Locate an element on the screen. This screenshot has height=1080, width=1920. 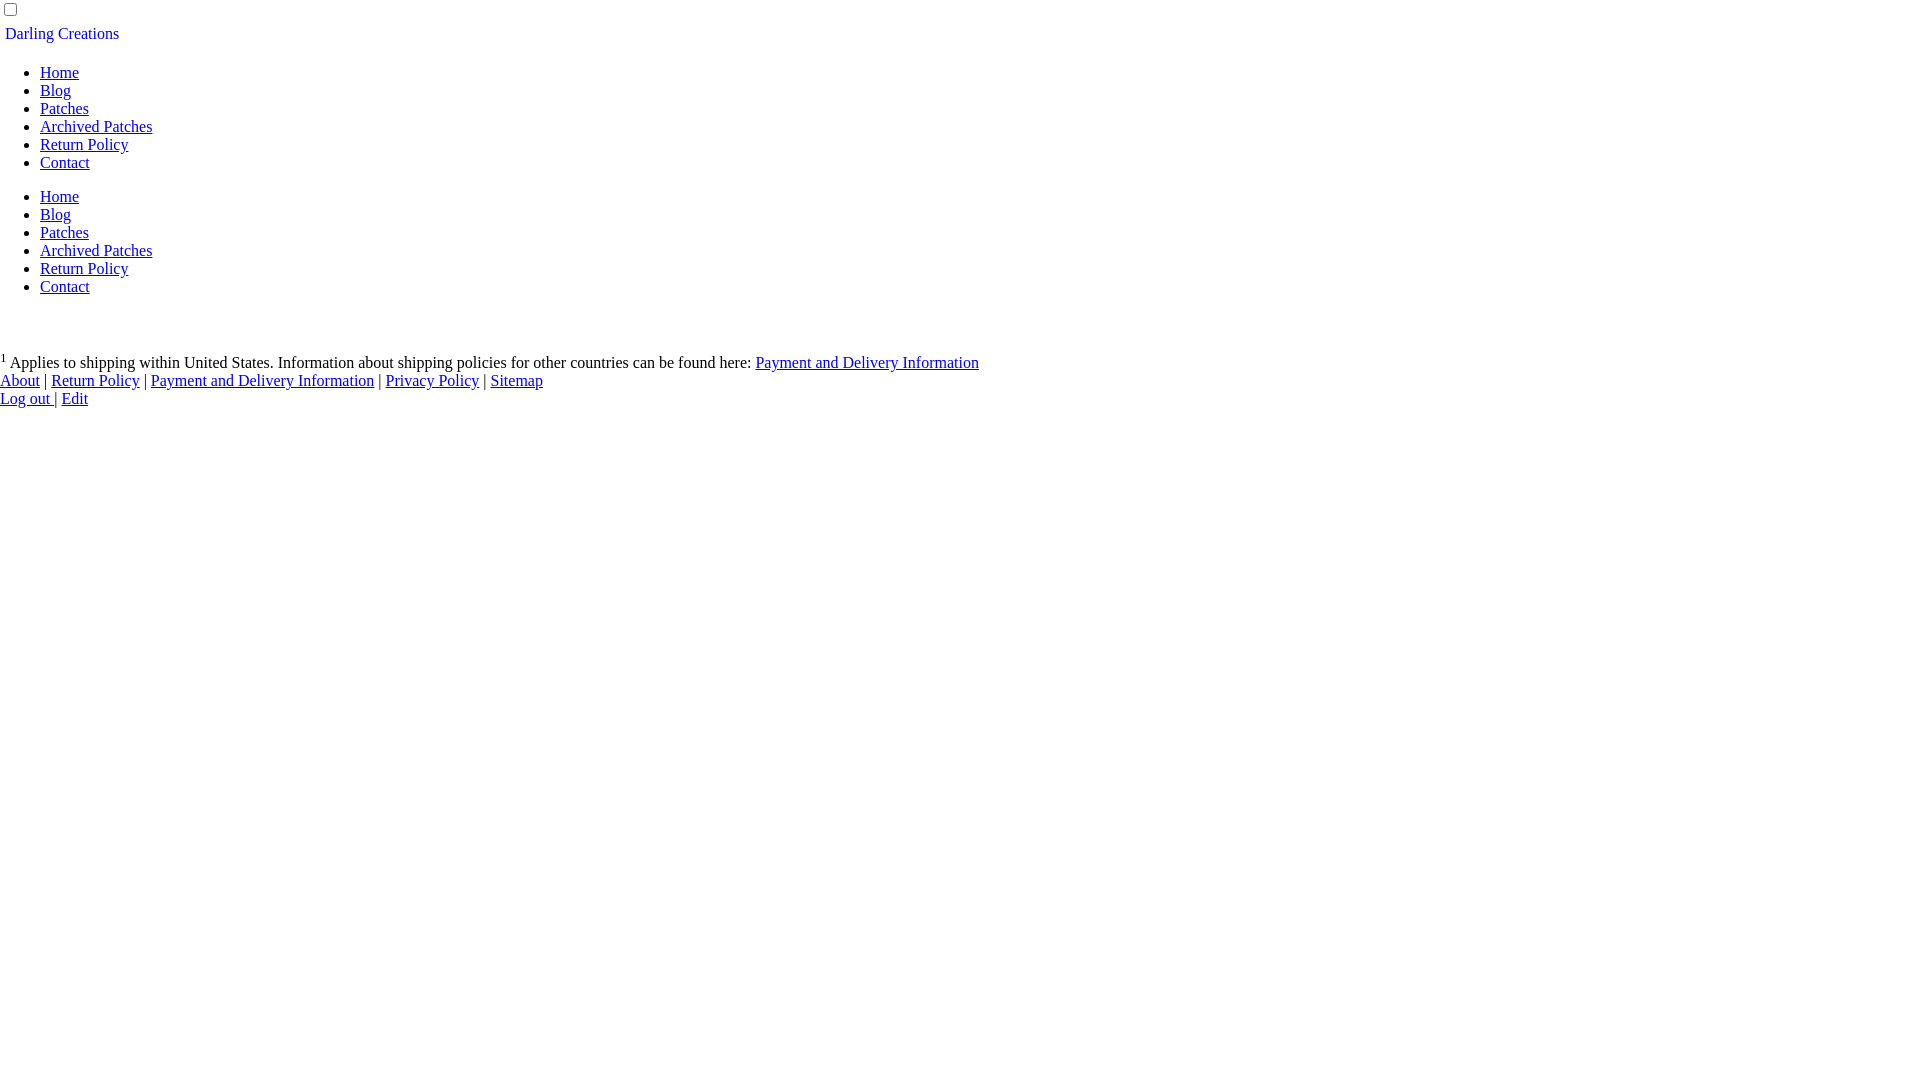
'Patches' is located at coordinates (39, 108).